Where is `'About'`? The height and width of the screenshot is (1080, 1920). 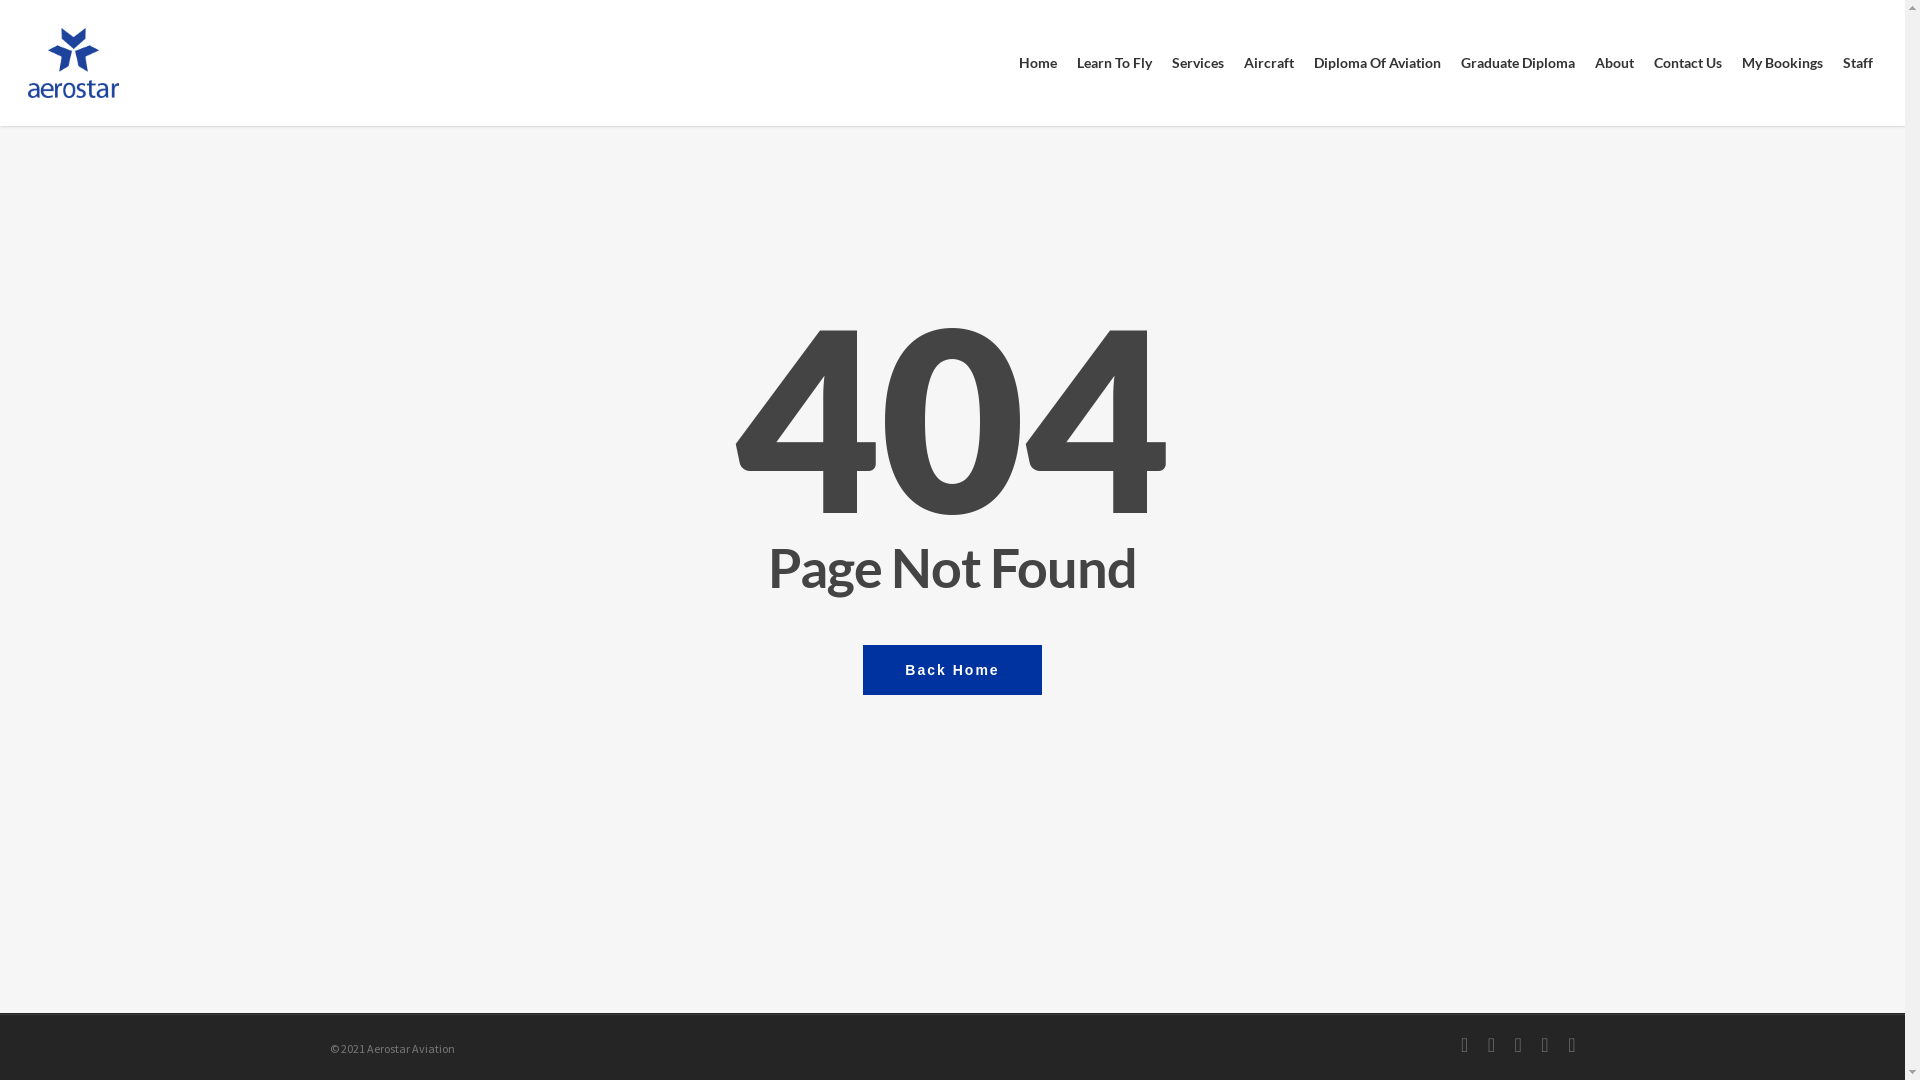 'About' is located at coordinates (1614, 61).